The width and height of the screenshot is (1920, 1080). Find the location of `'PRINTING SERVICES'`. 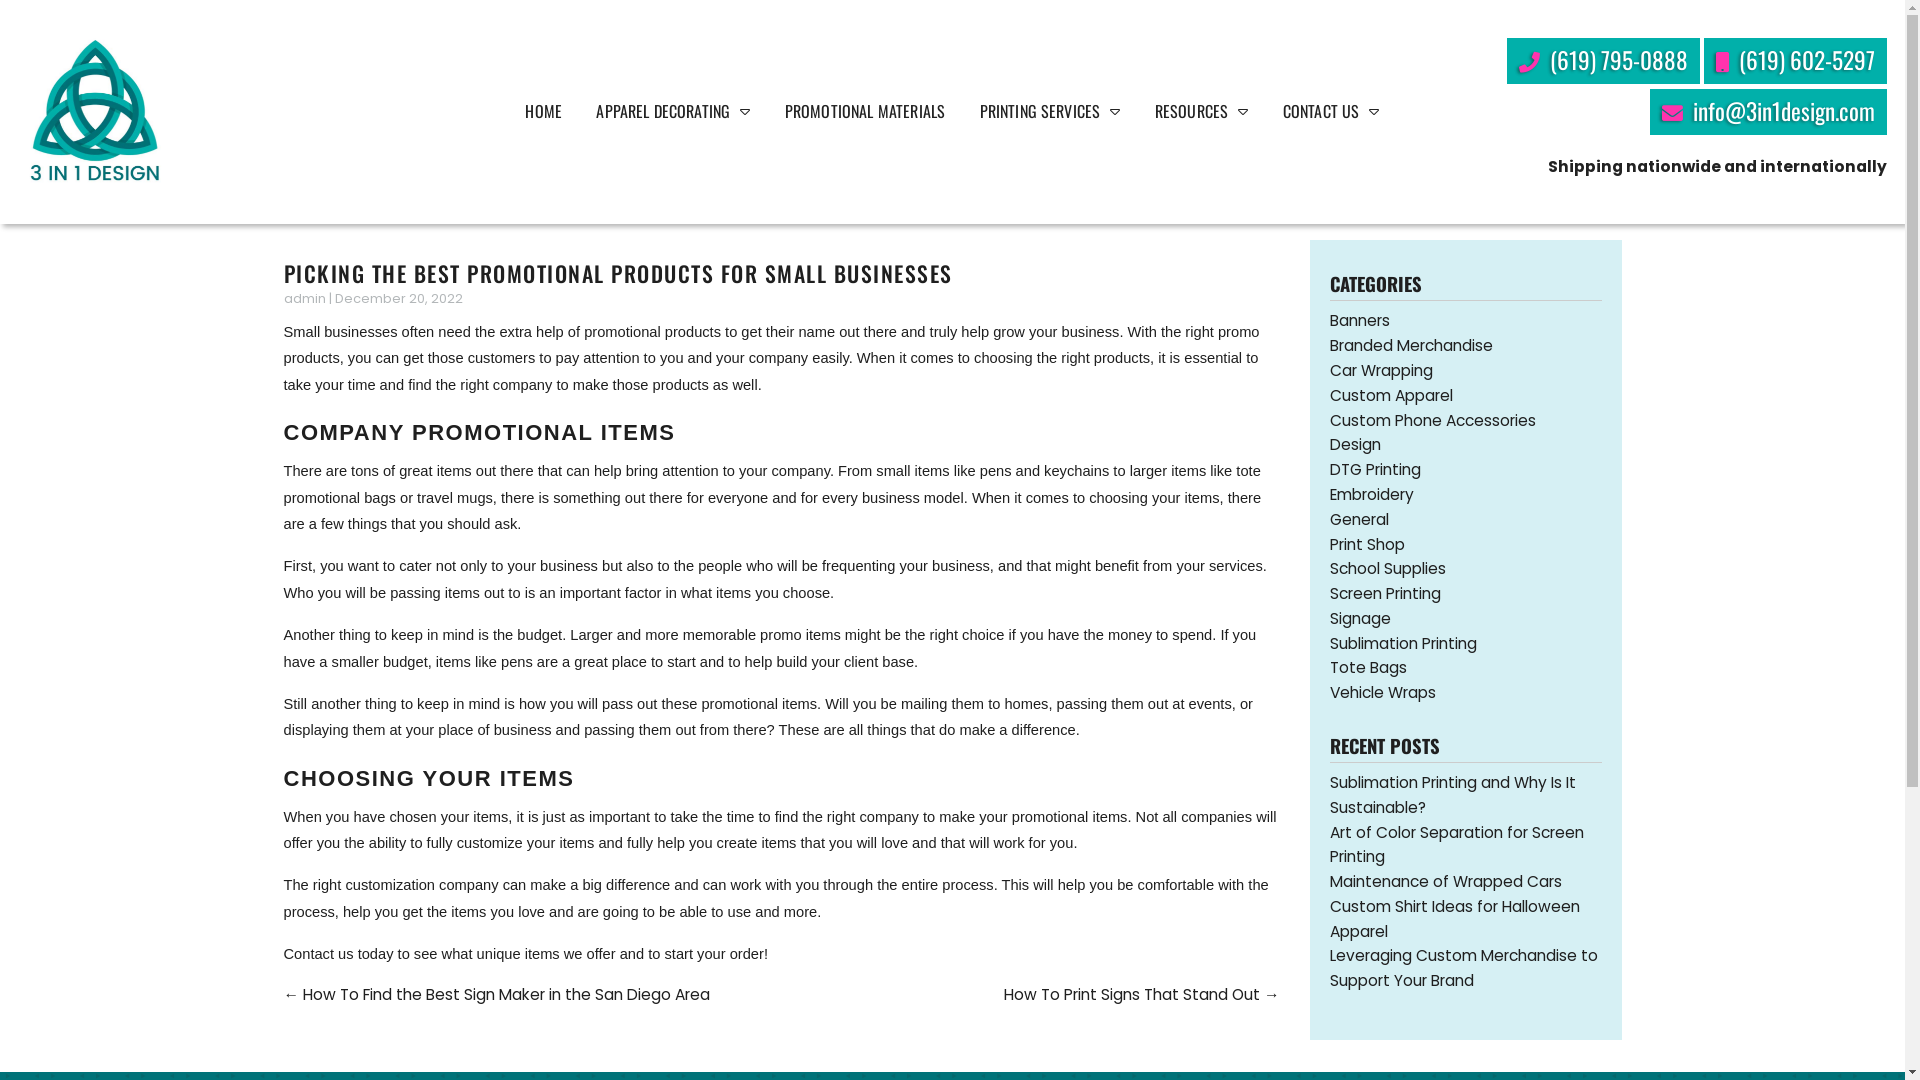

'PRINTING SERVICES' is located at coordinates (1049, 111).